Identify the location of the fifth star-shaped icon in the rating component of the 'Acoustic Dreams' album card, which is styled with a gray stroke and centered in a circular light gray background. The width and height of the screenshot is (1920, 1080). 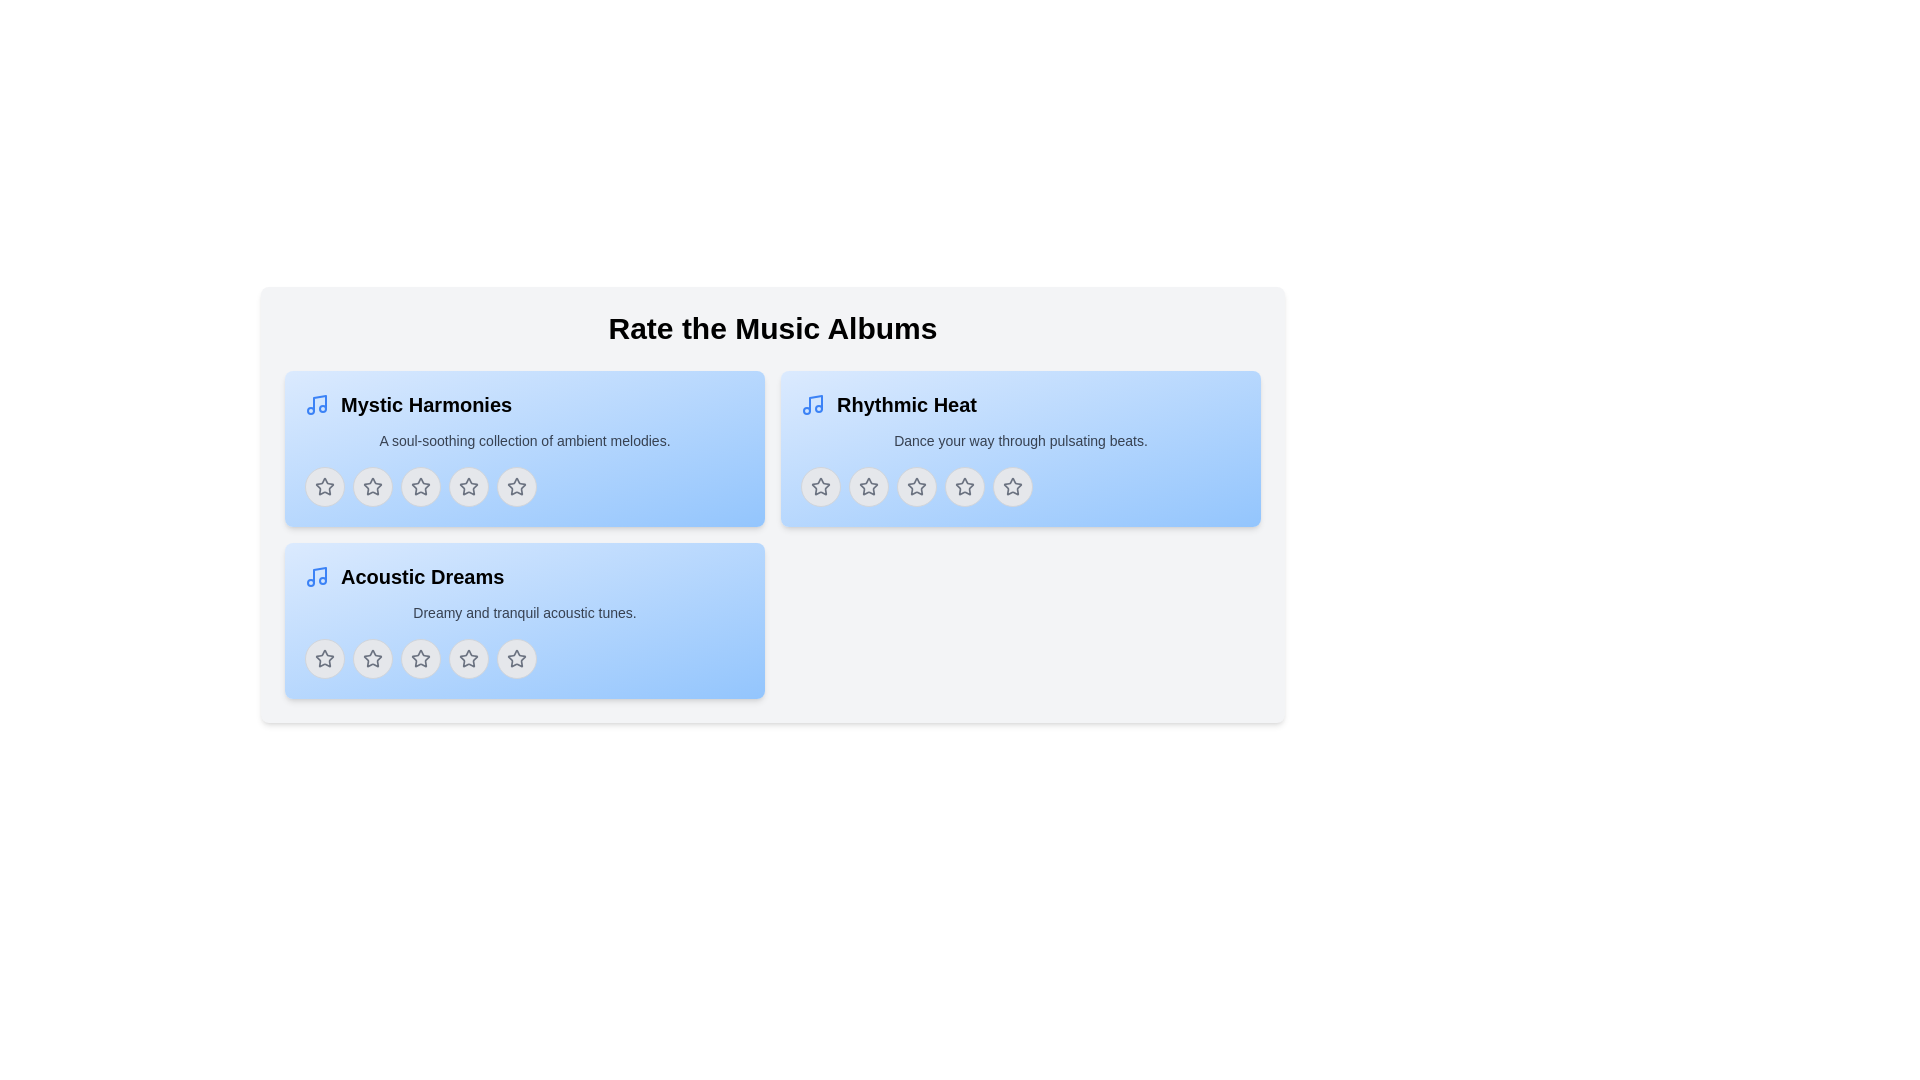
(468, 659).